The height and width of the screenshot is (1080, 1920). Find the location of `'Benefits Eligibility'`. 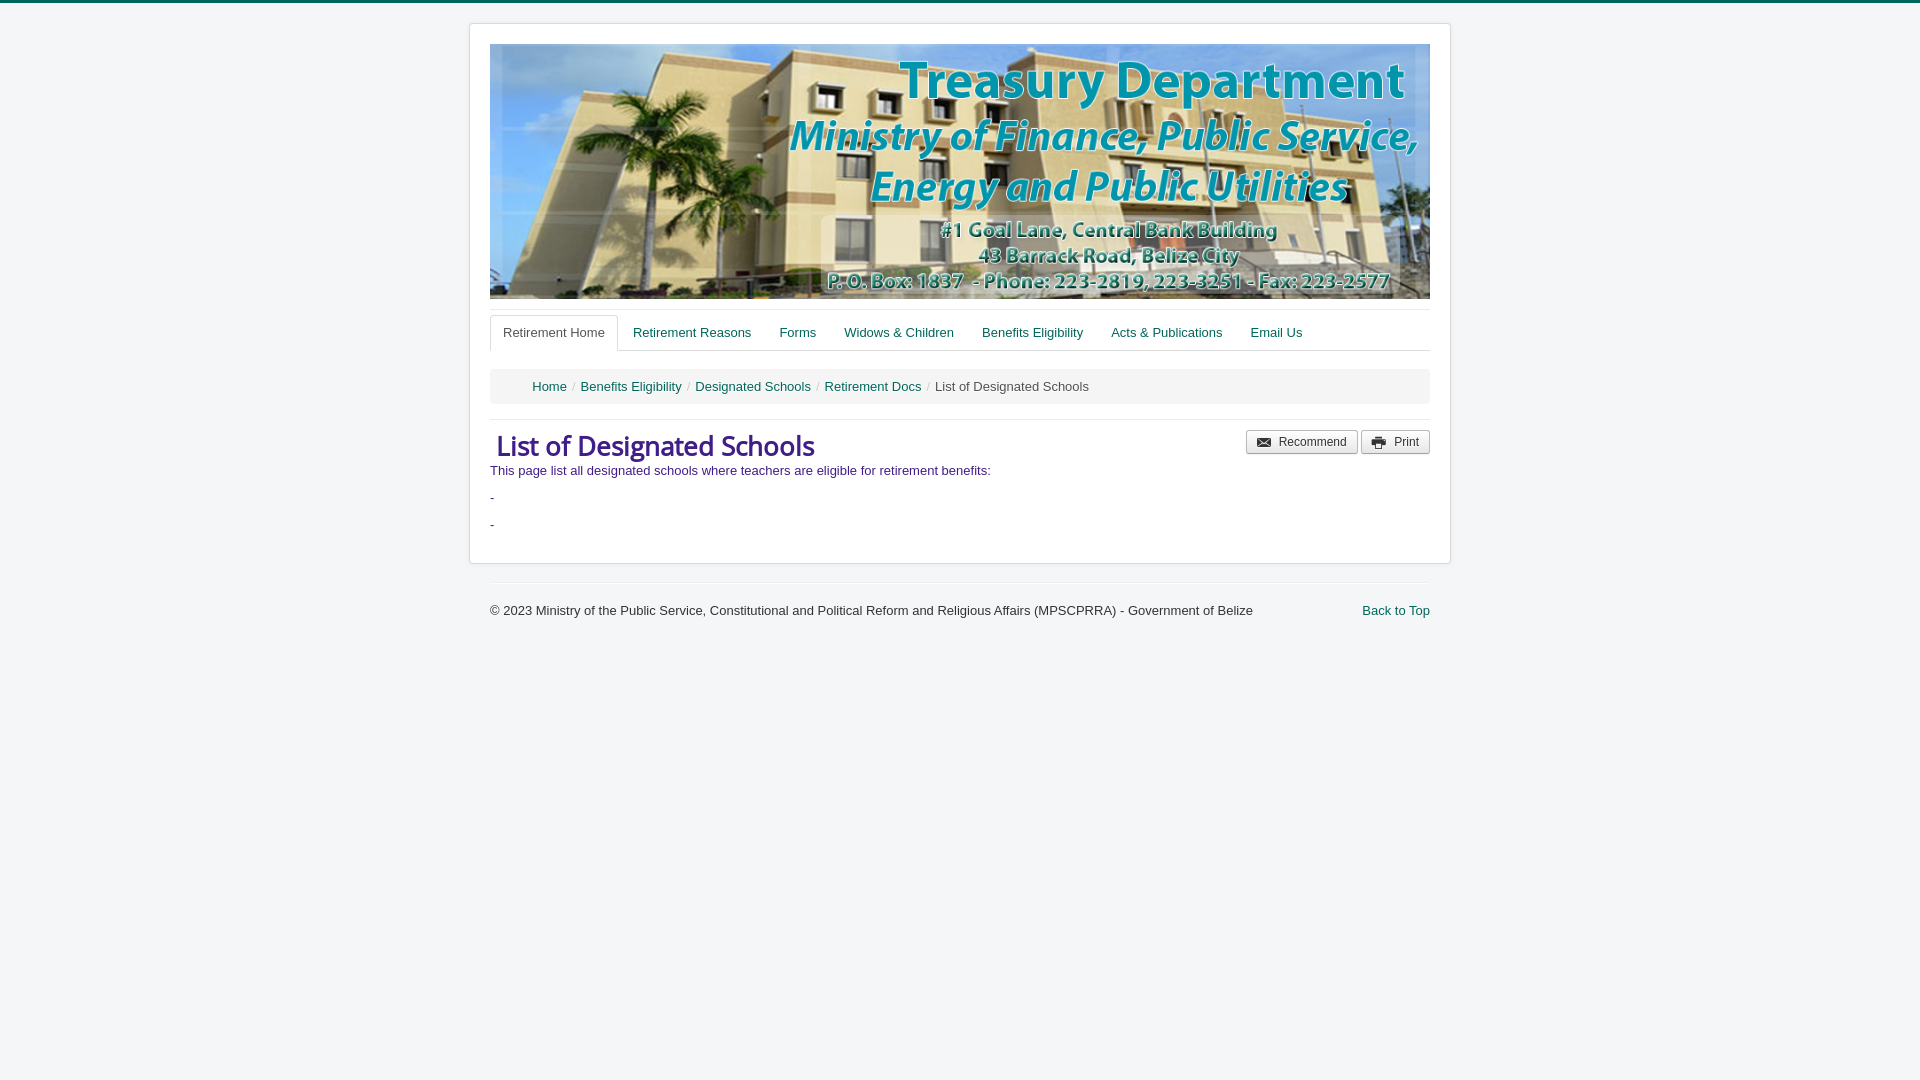

'Benefits Eligibility' is located at coordinates (630, 386).